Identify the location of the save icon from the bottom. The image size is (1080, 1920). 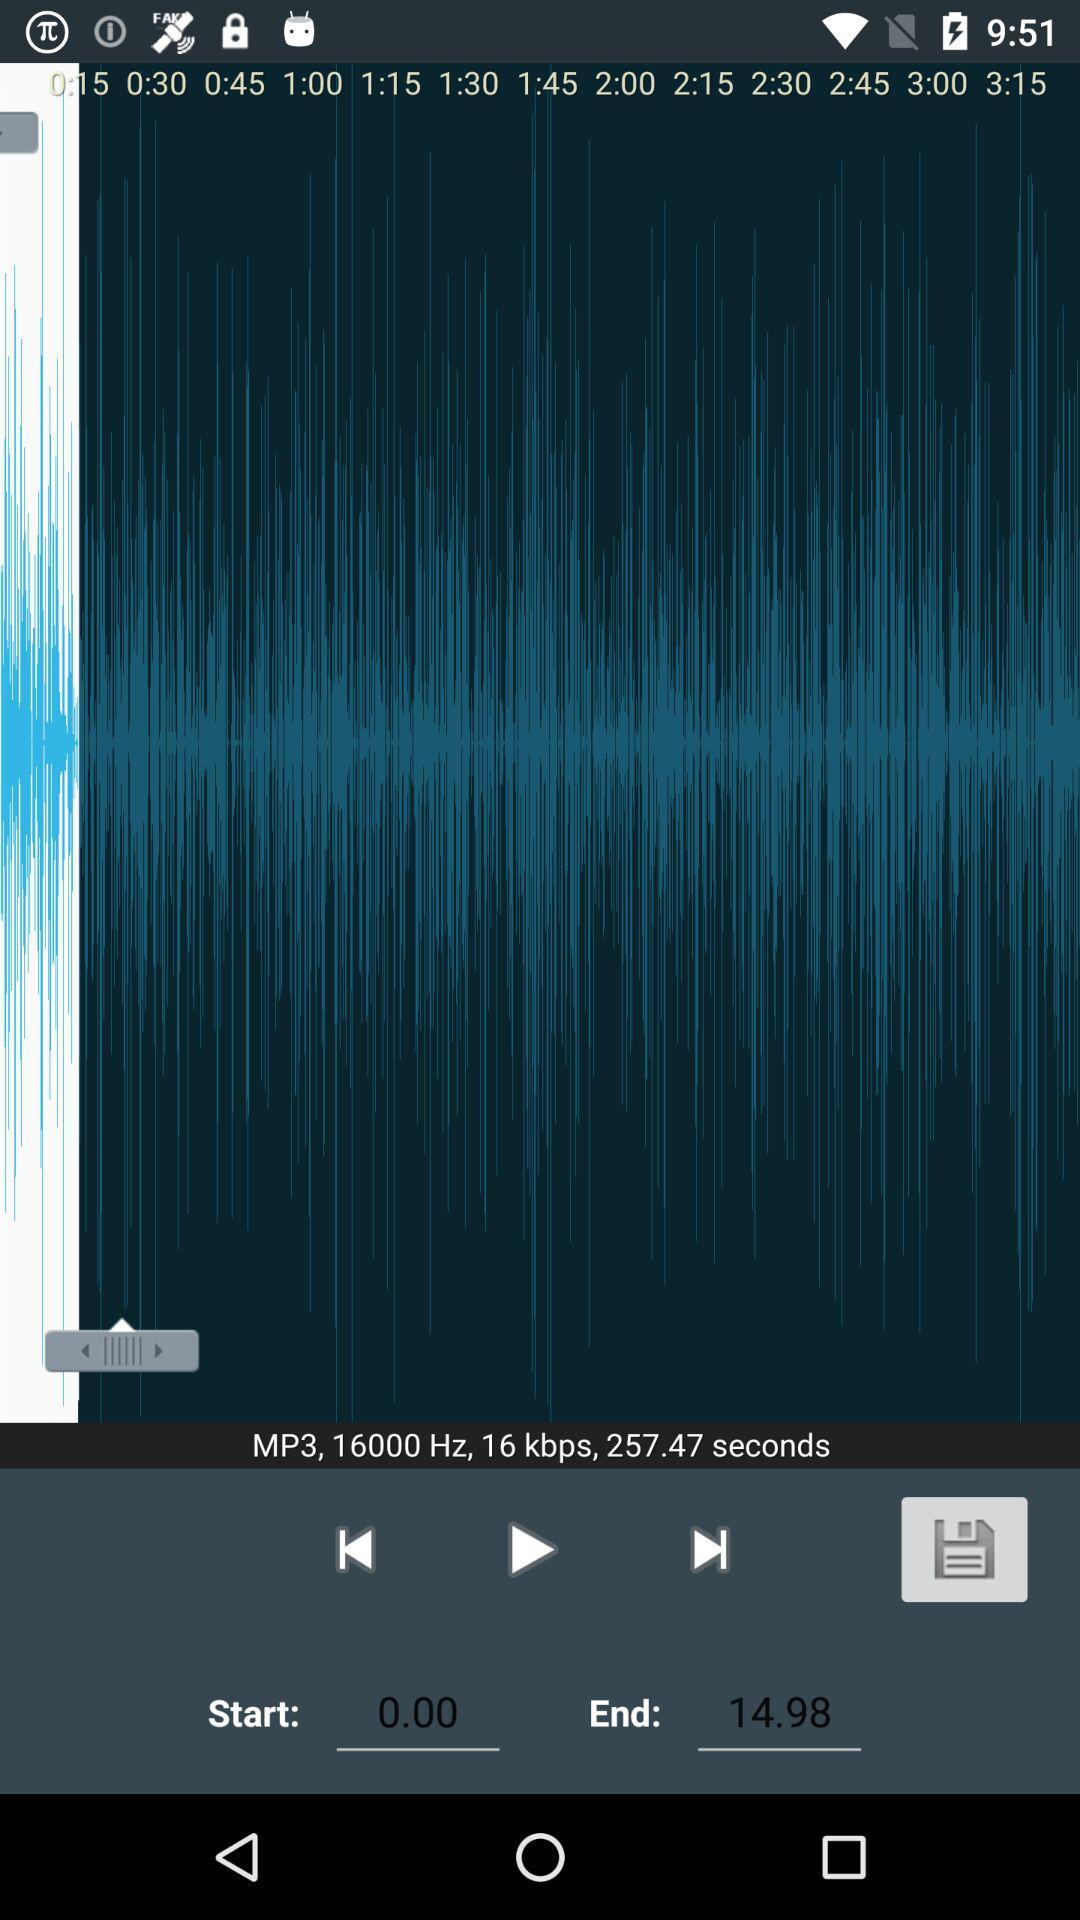
(963, 1548).